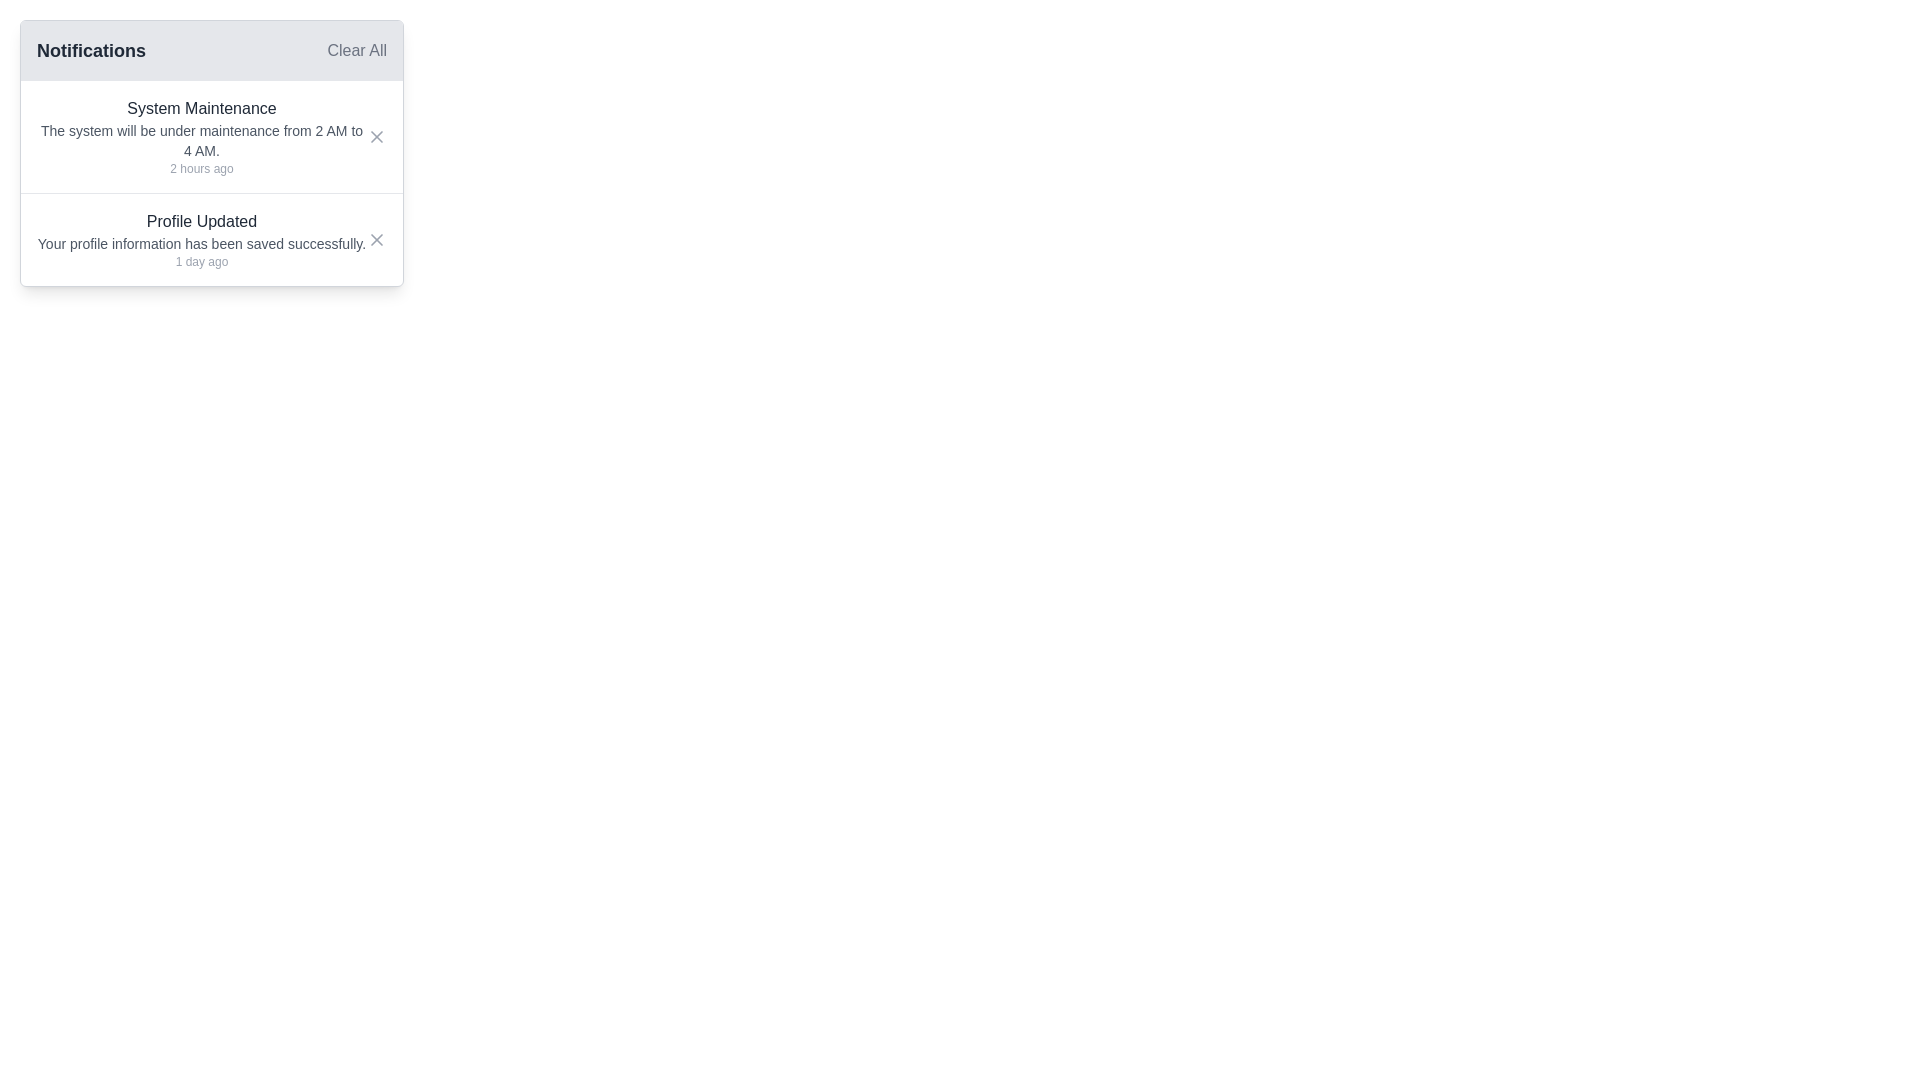 This screenshot has width=1920, height=1080. Describe the element at coordinates (201, 140) in the screenshot. I see `information from the Text Label that provides details about the planned system maintenance window, which is located between the title 'System Maintenance' and the timestamp '2 hours ago'` at that location.